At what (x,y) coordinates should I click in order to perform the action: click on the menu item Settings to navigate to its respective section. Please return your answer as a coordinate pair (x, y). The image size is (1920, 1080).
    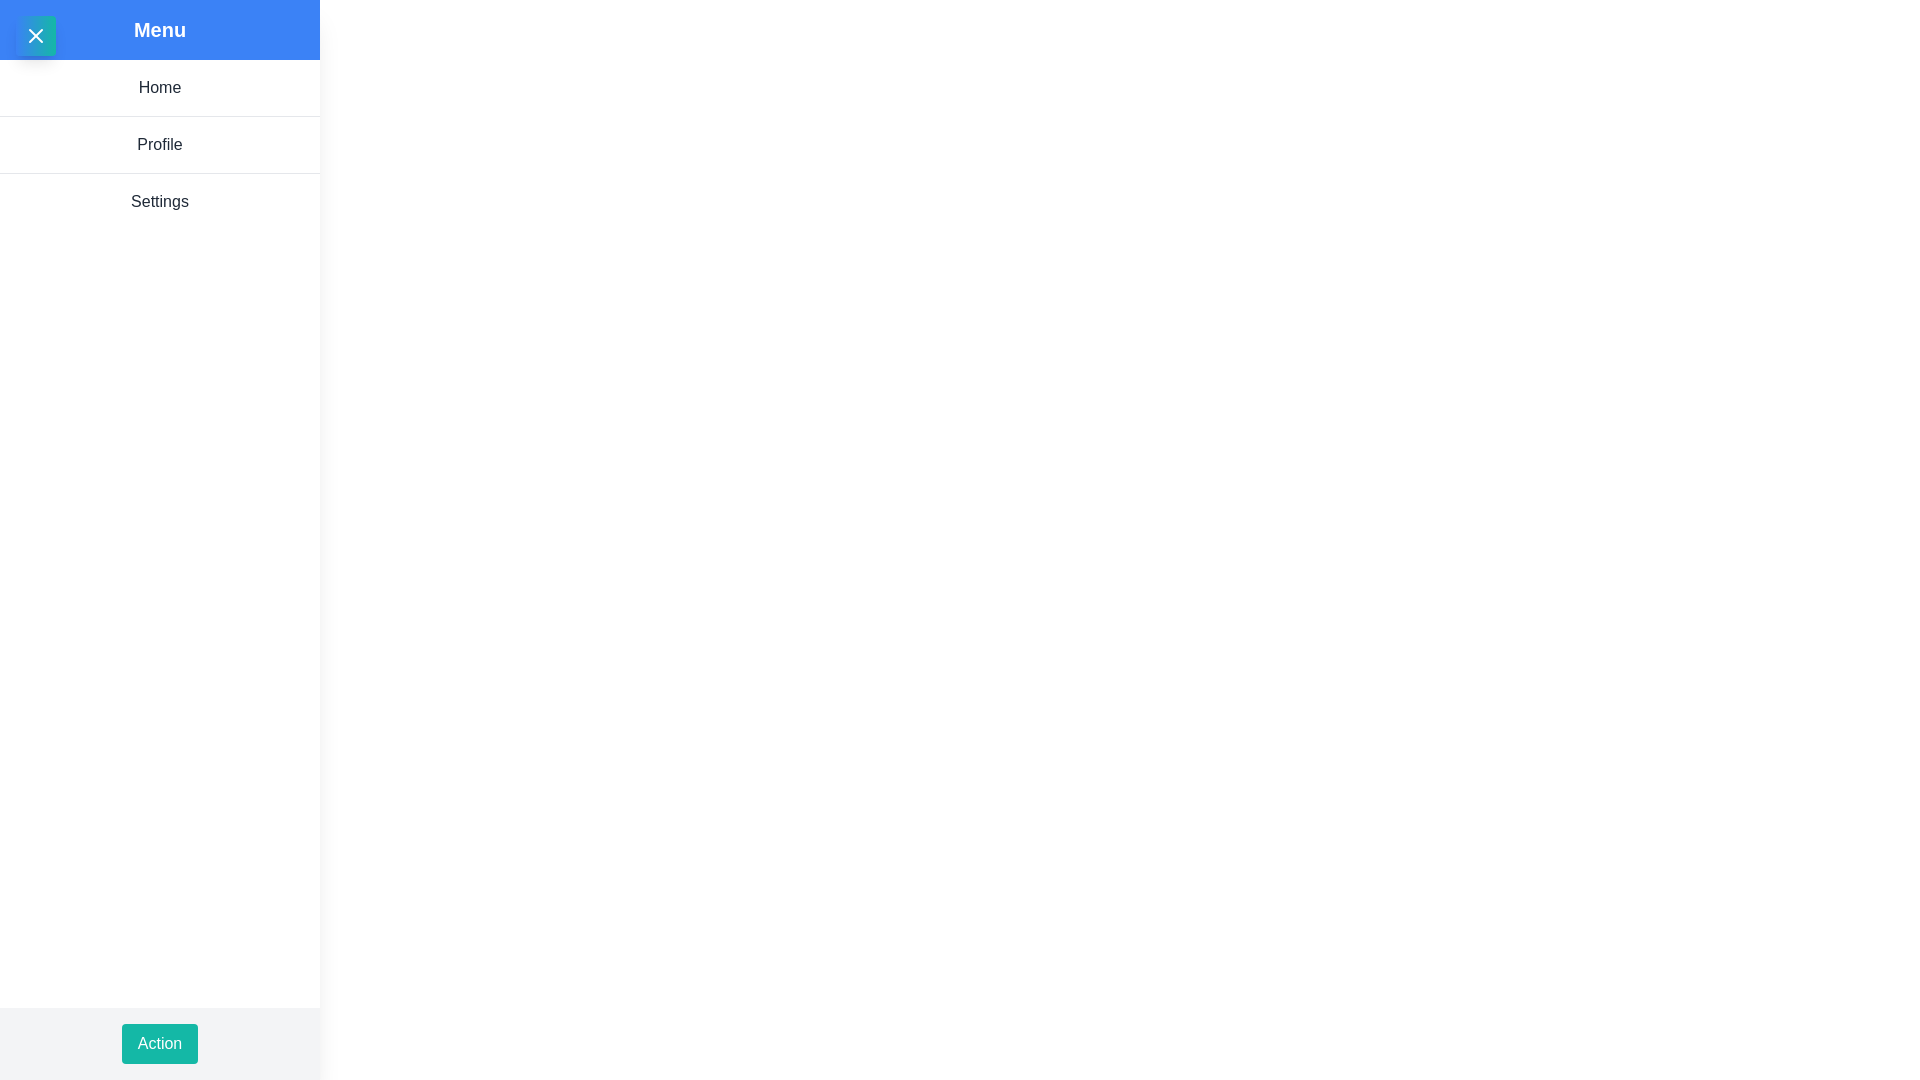
    Looking at the image, I should click on (158, 201).